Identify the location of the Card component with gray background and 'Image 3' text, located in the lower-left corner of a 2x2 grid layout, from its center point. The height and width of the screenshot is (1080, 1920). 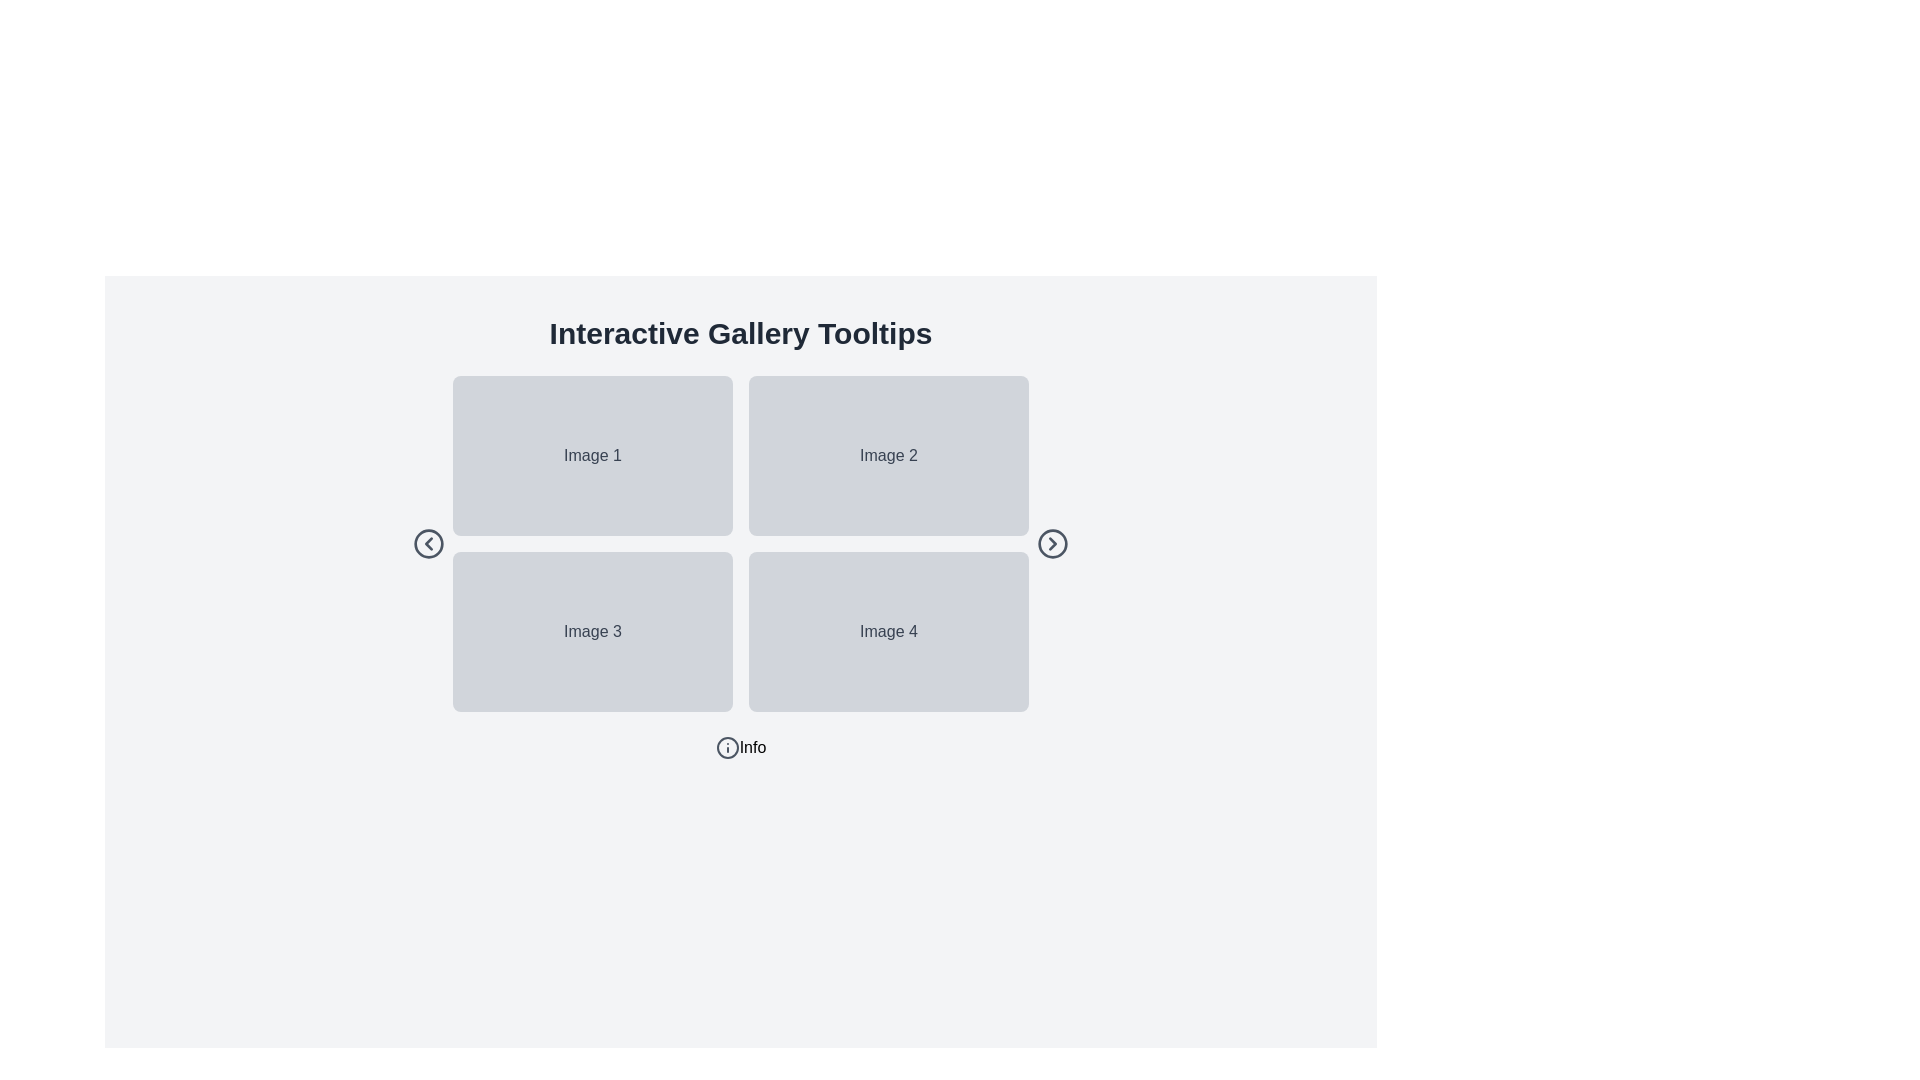
(592, 632).